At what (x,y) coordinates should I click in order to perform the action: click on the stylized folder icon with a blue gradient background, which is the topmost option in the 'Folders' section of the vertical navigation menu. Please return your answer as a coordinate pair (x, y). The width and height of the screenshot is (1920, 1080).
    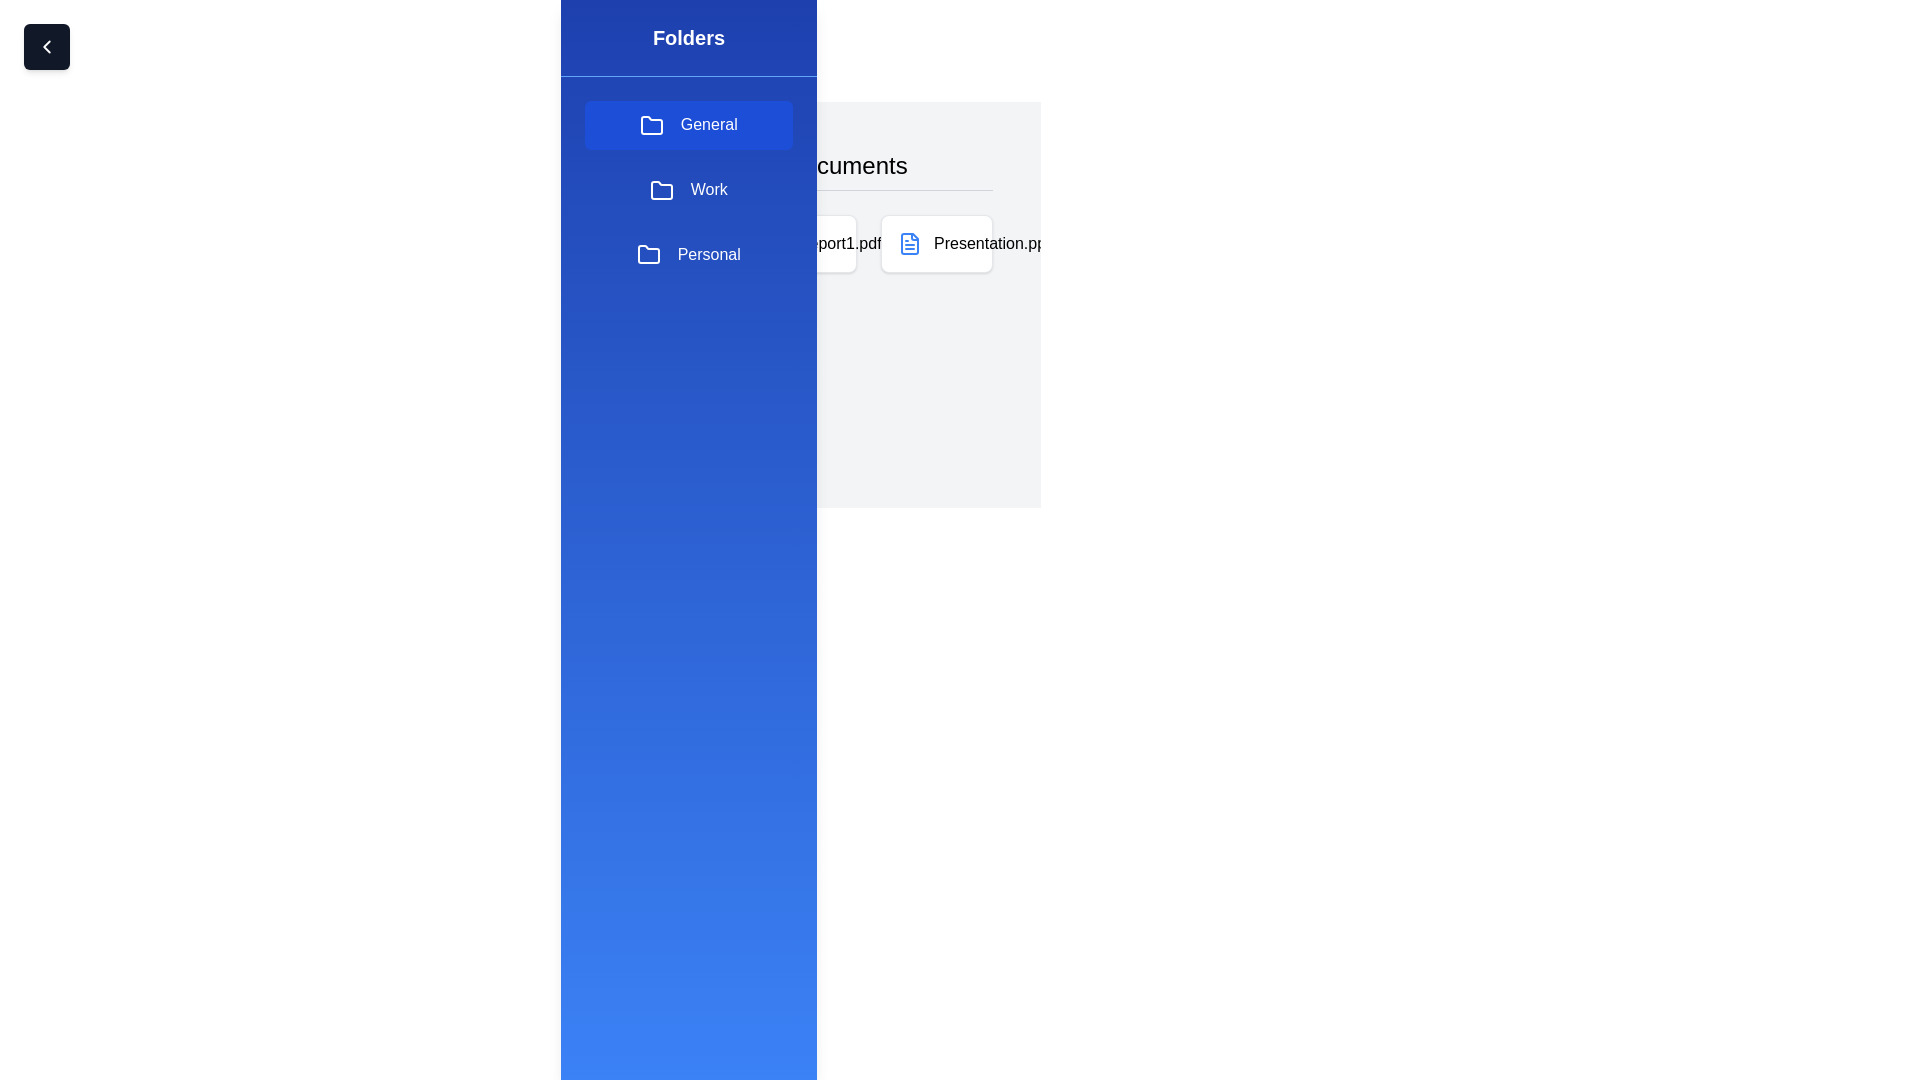
    Looking at the image, I should click on (652, 125).